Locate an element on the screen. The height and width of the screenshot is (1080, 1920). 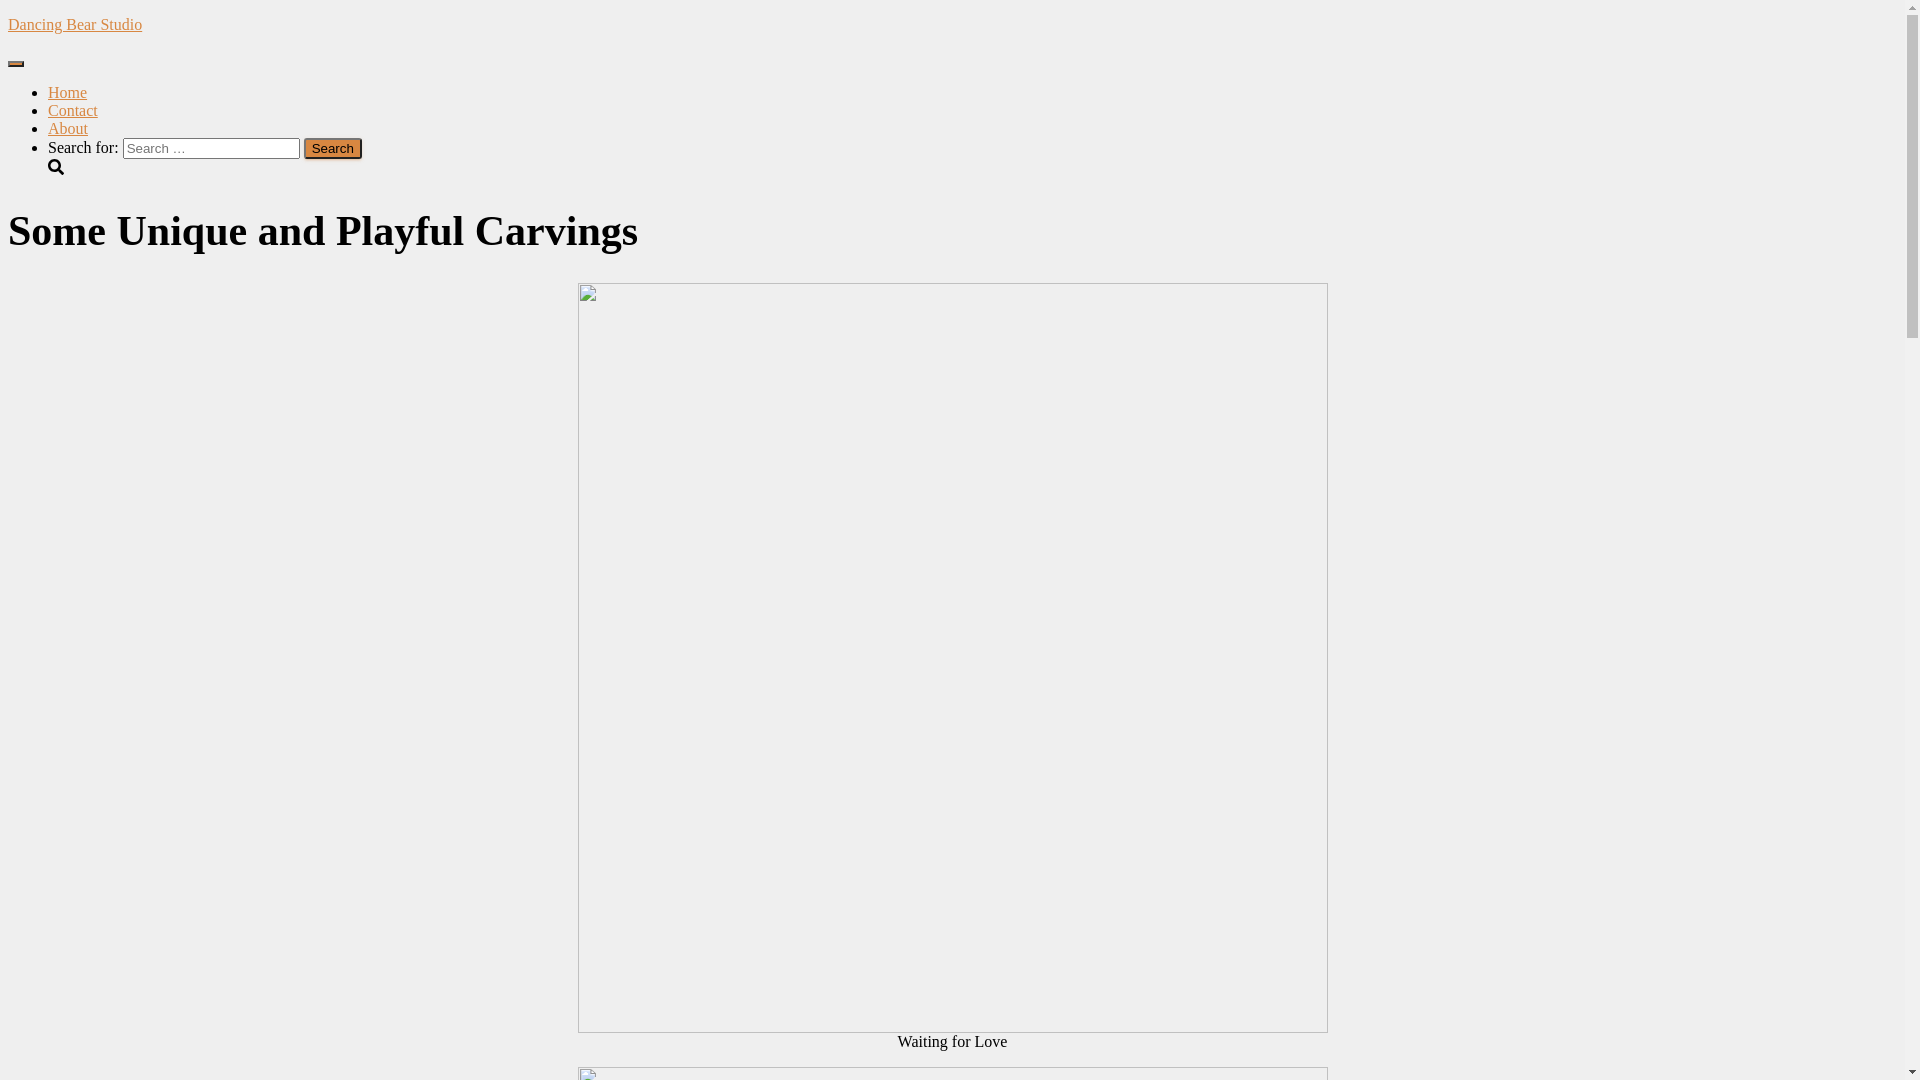
'Search' is located at coordinates (332, 147).